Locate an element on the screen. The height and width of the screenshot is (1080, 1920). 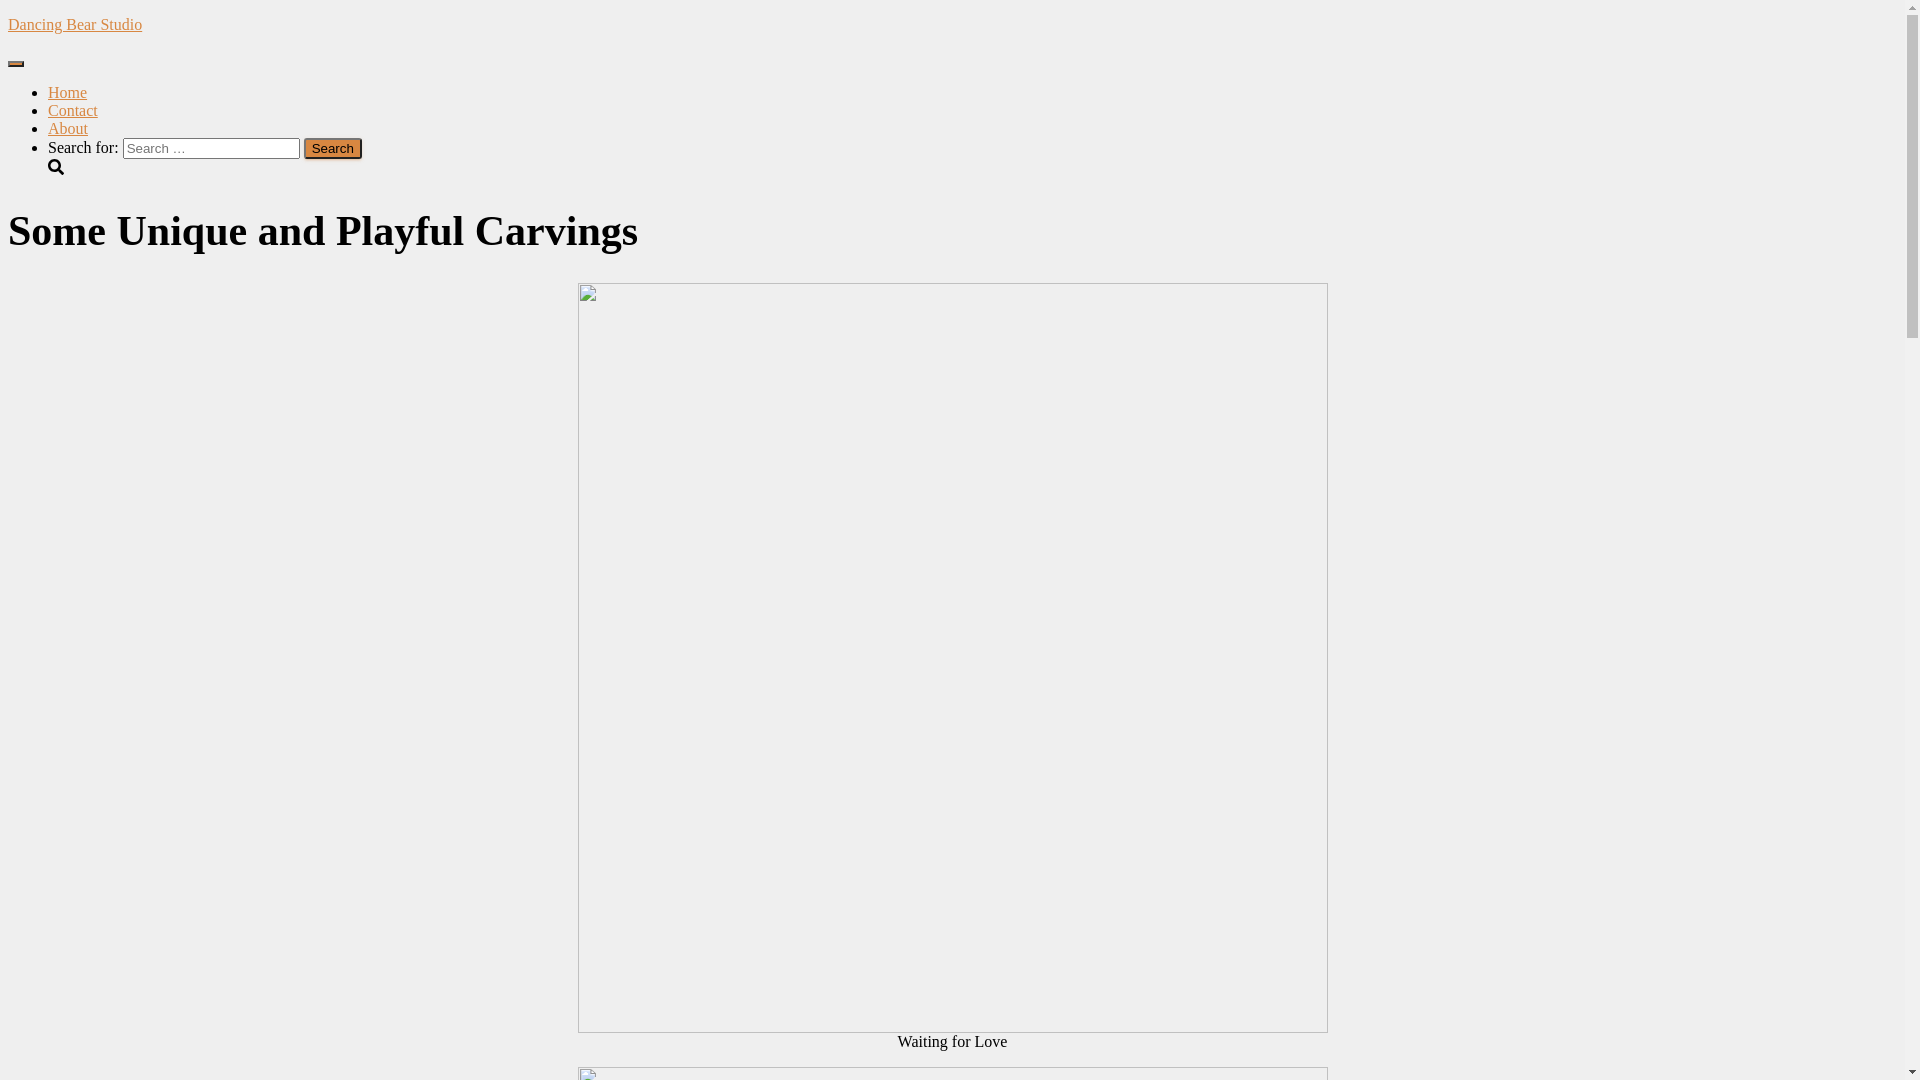
'Search' is located at coordinates (332, 147).